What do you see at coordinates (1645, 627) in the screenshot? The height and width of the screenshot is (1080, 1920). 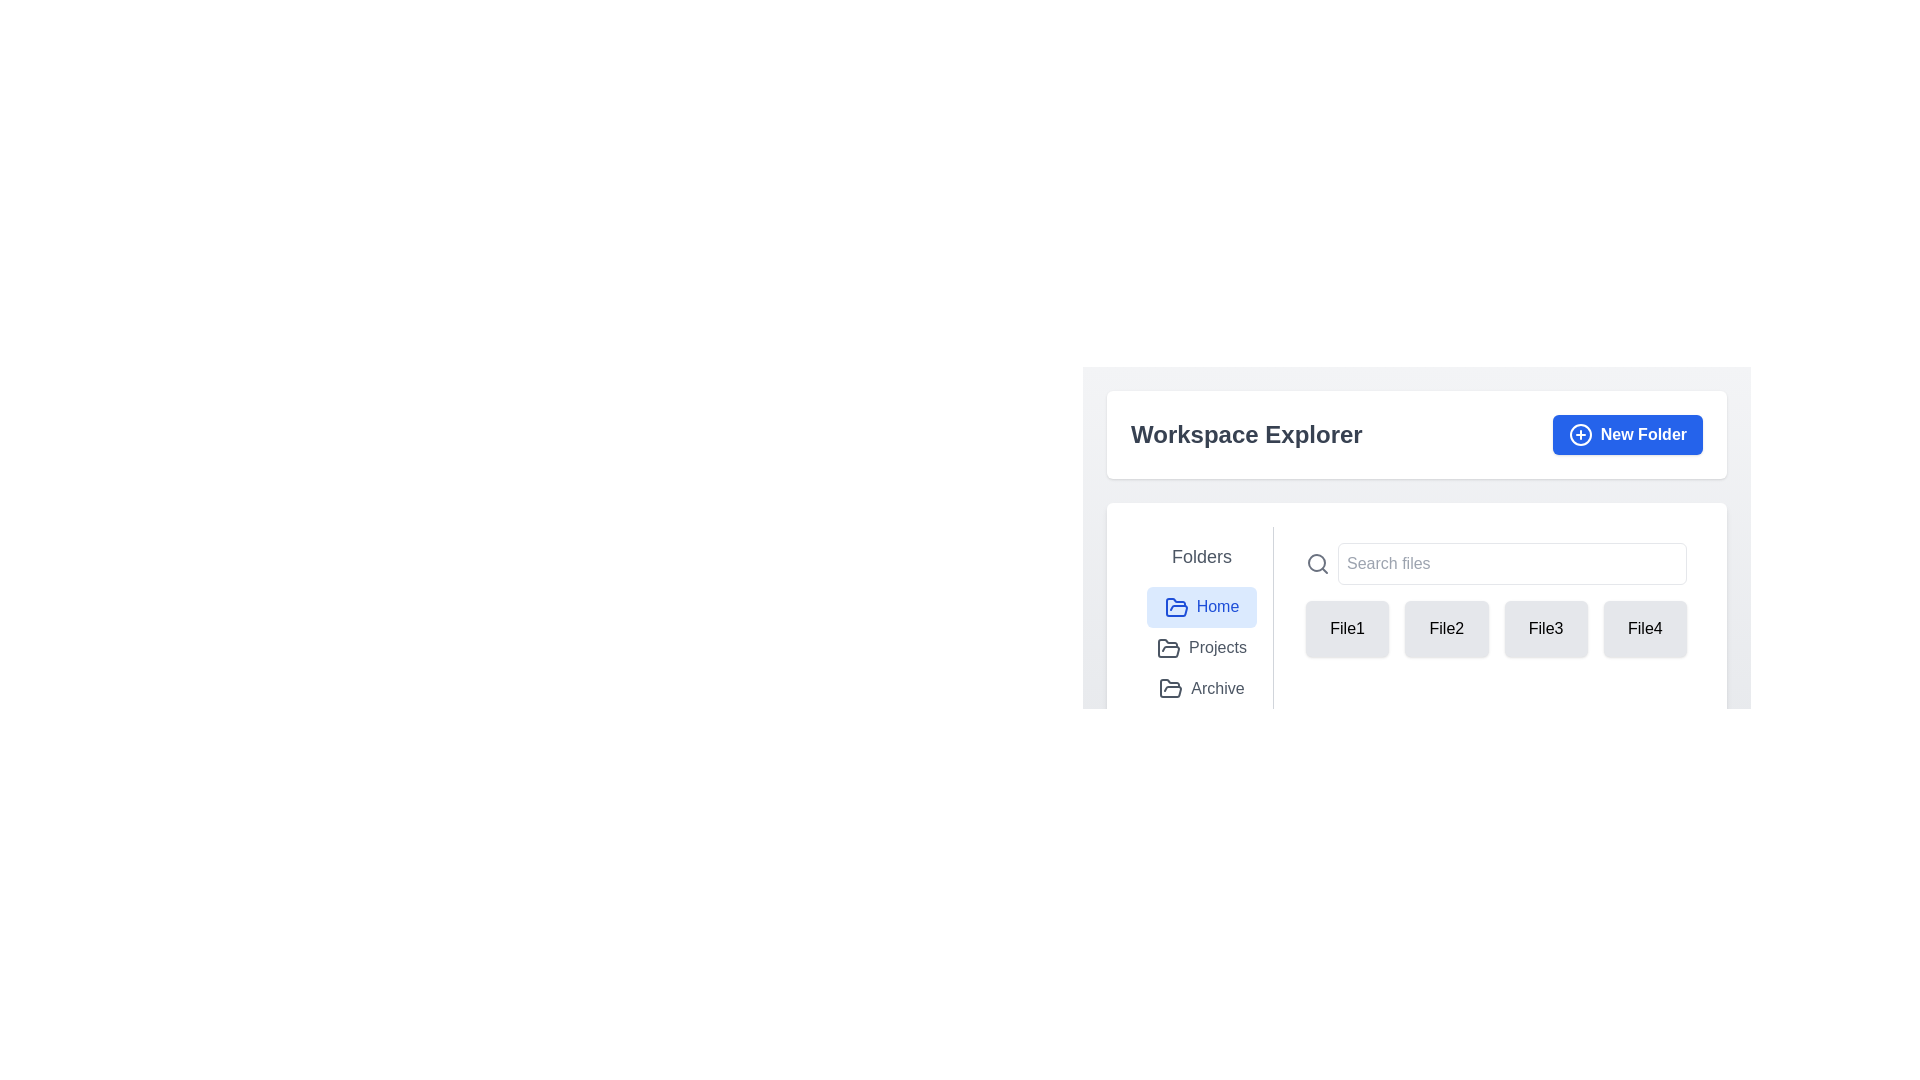 I see `the selectable button labeled 'File4' which has a light gray background and is the last item in a horizontal grid layout` at bounding box center [1645, 627].